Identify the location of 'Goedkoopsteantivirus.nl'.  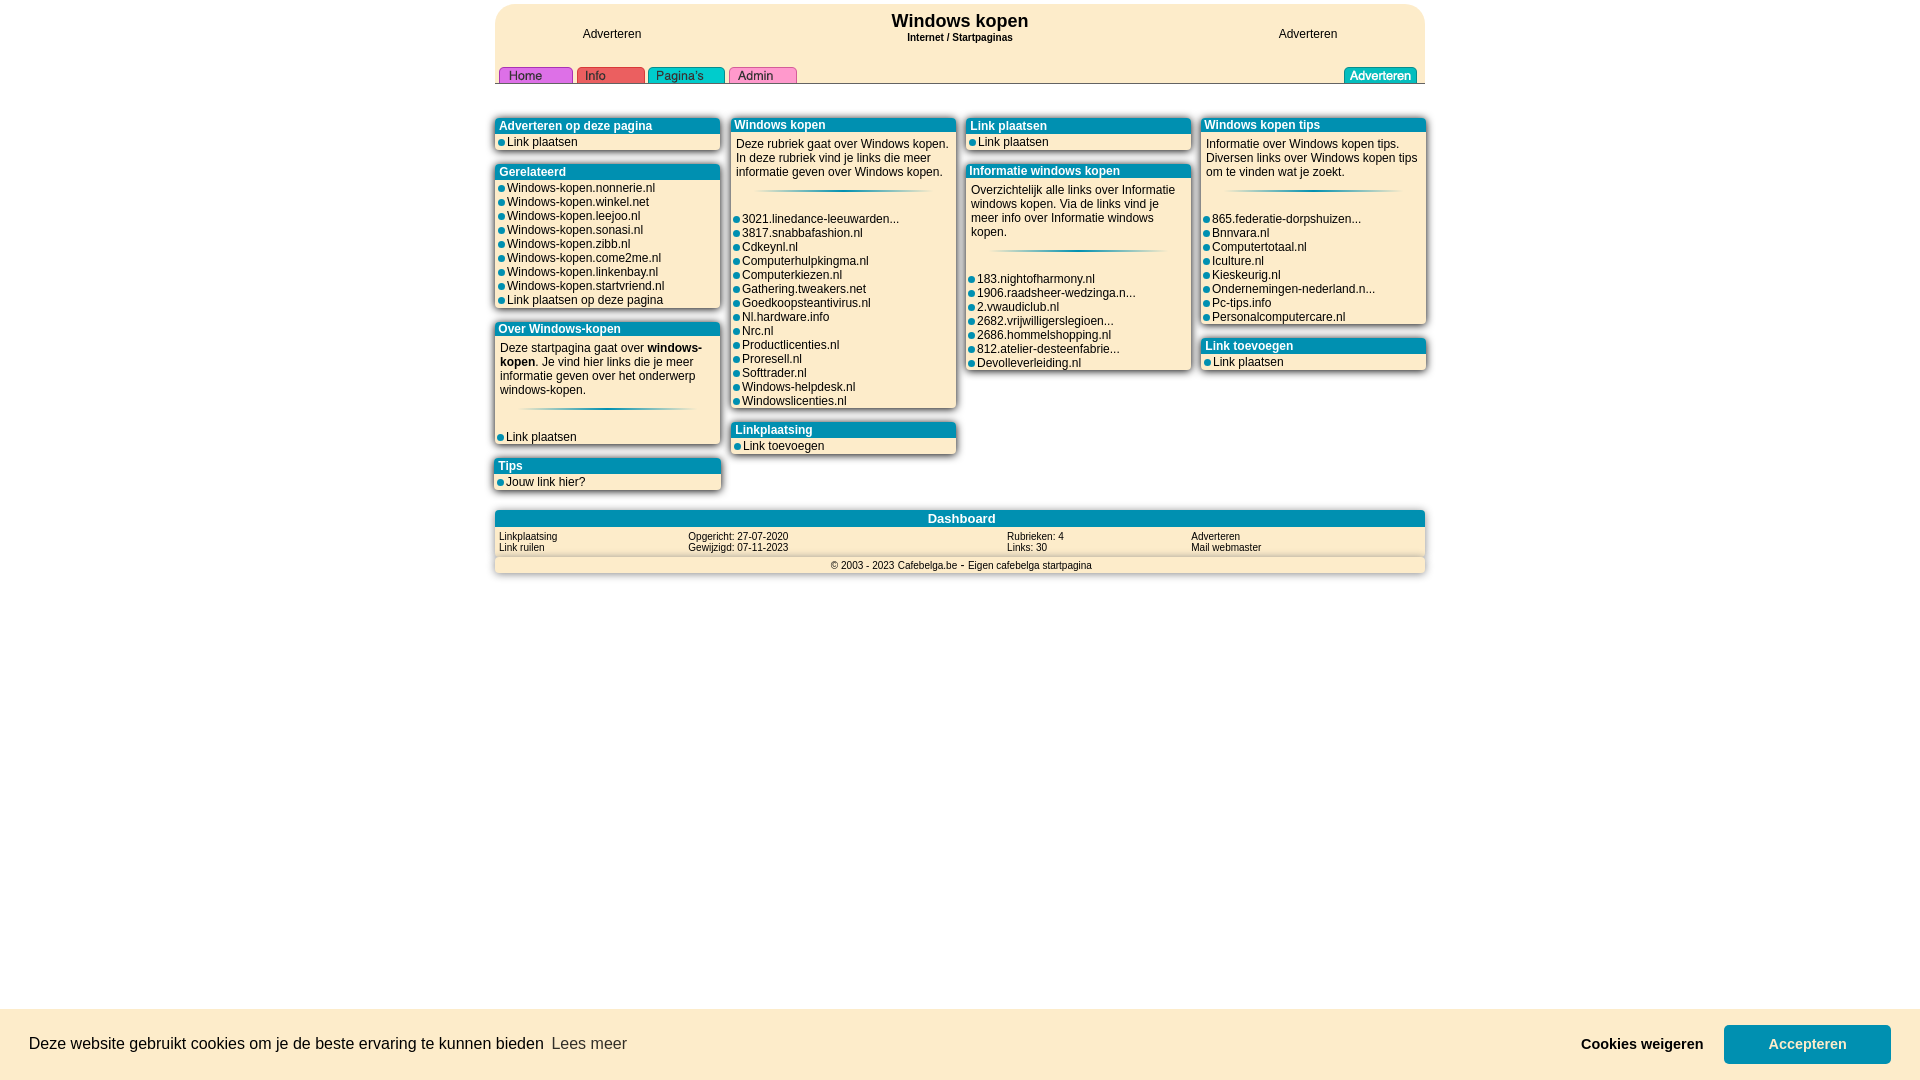
(806, 303).